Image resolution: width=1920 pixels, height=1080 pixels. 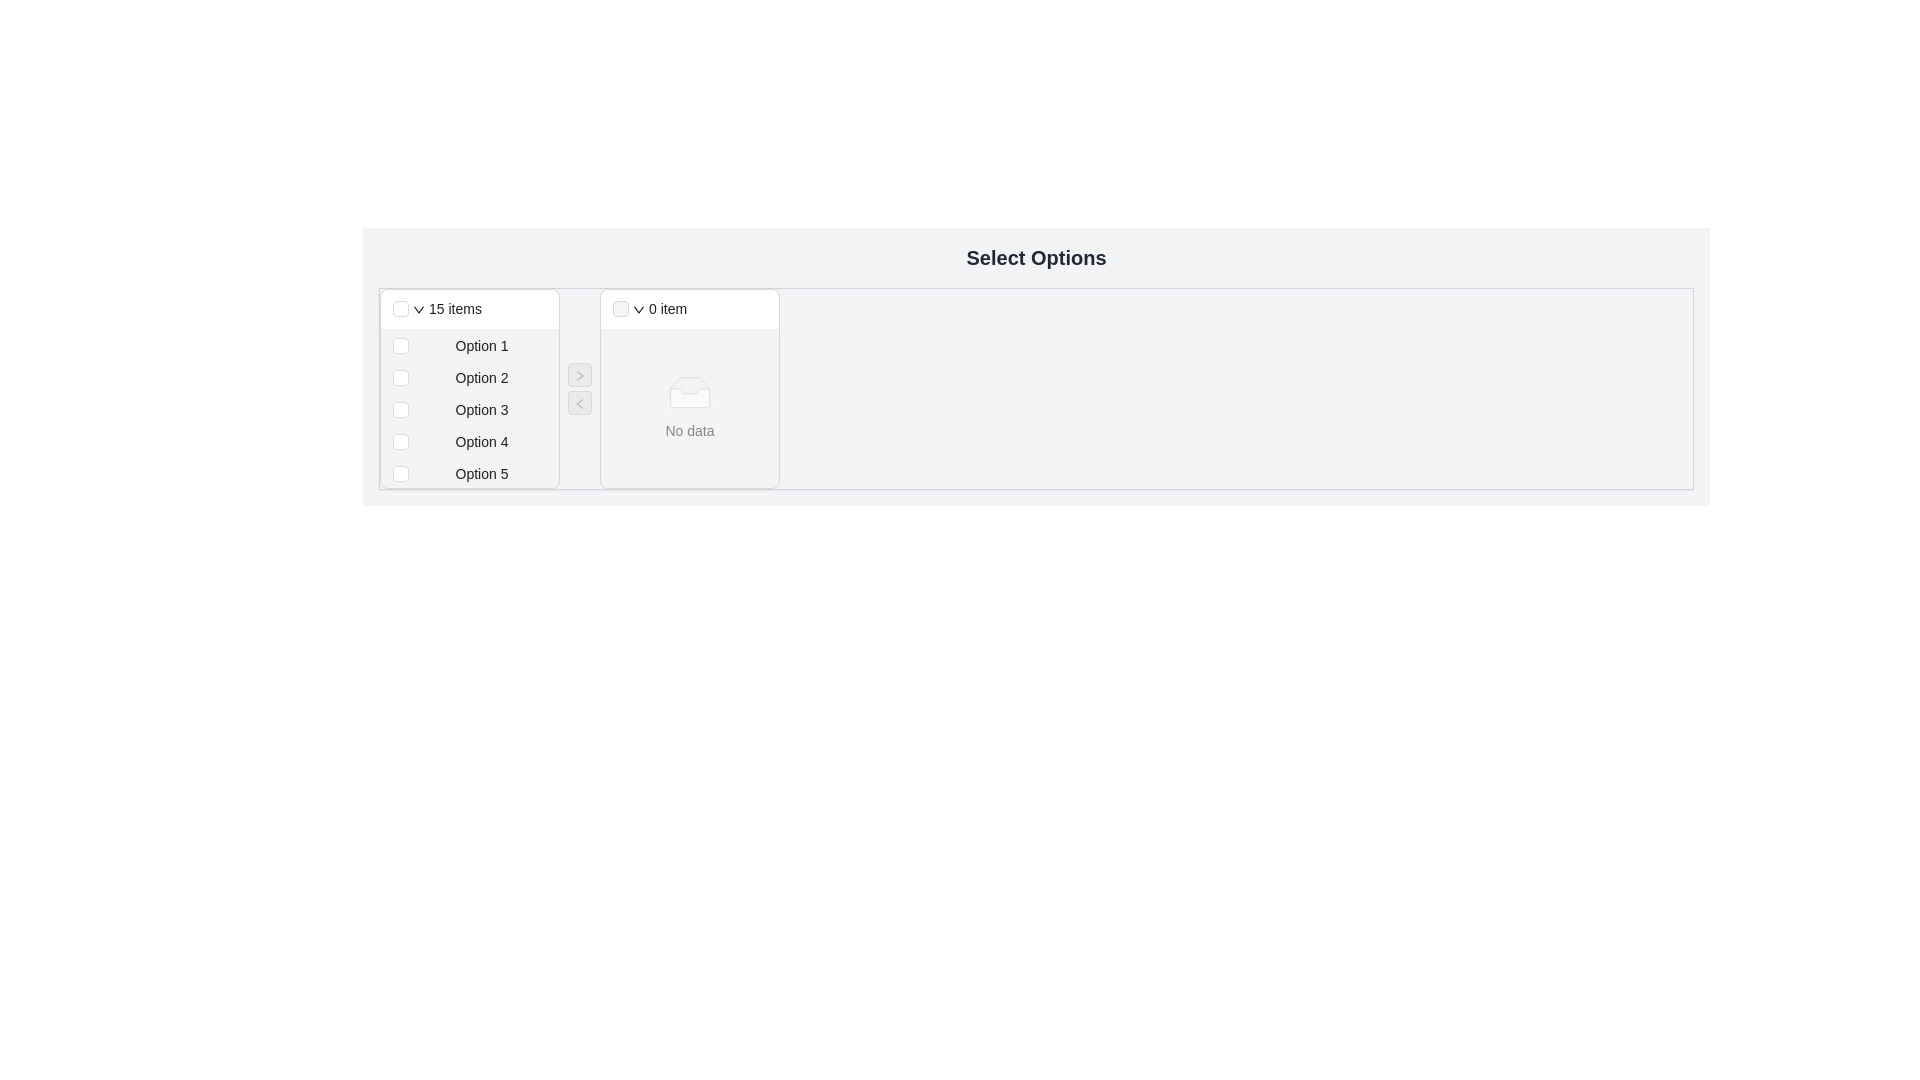 I want to click on the checkbox for 'Option 5' located at the beginning of the fifth item in the vertical list, so click(x=400, y=474).